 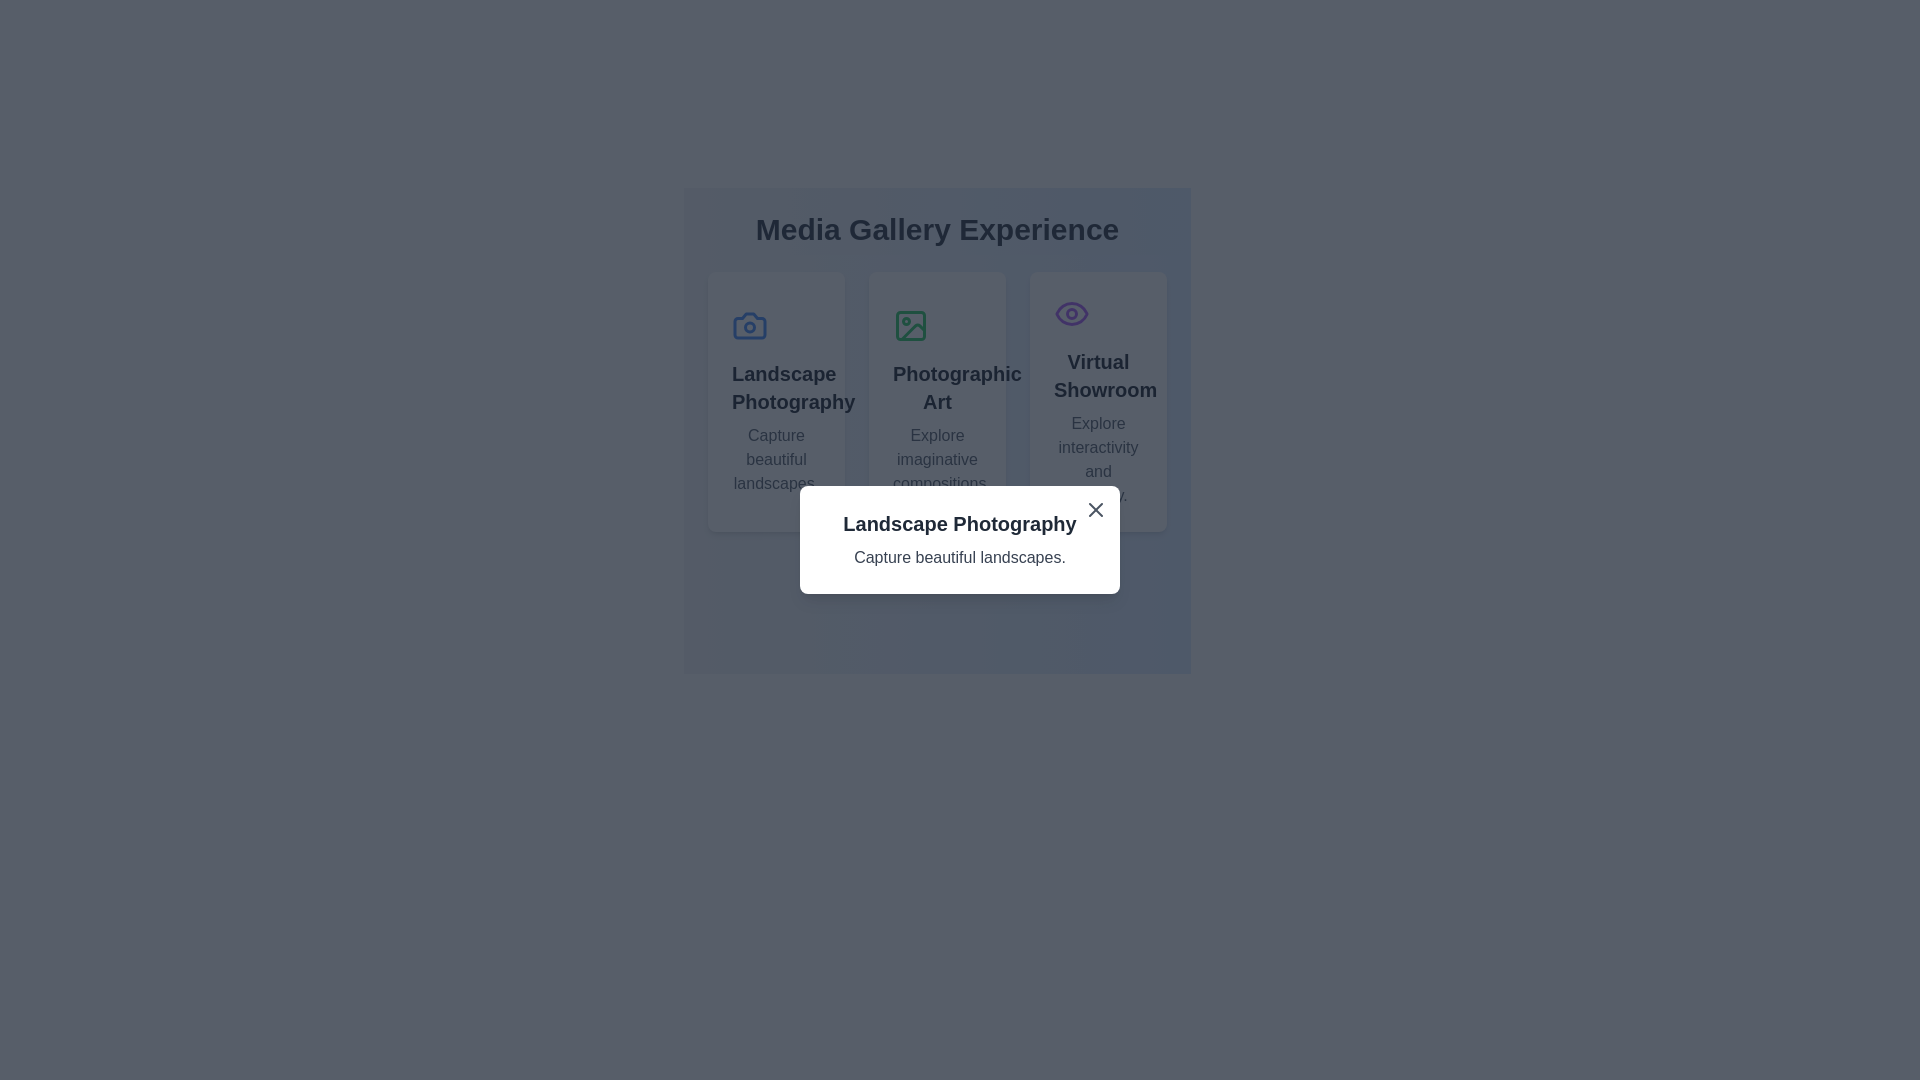 What do you see at coordinates (1094, 508) in the screenshot?
I see `the close button icon, which is an 'X' shaped dark grey SVG element located at the top-right corner of the pop-up dialog box containing the text 'Landscape Photography'` at bounding box center [1094, 508].